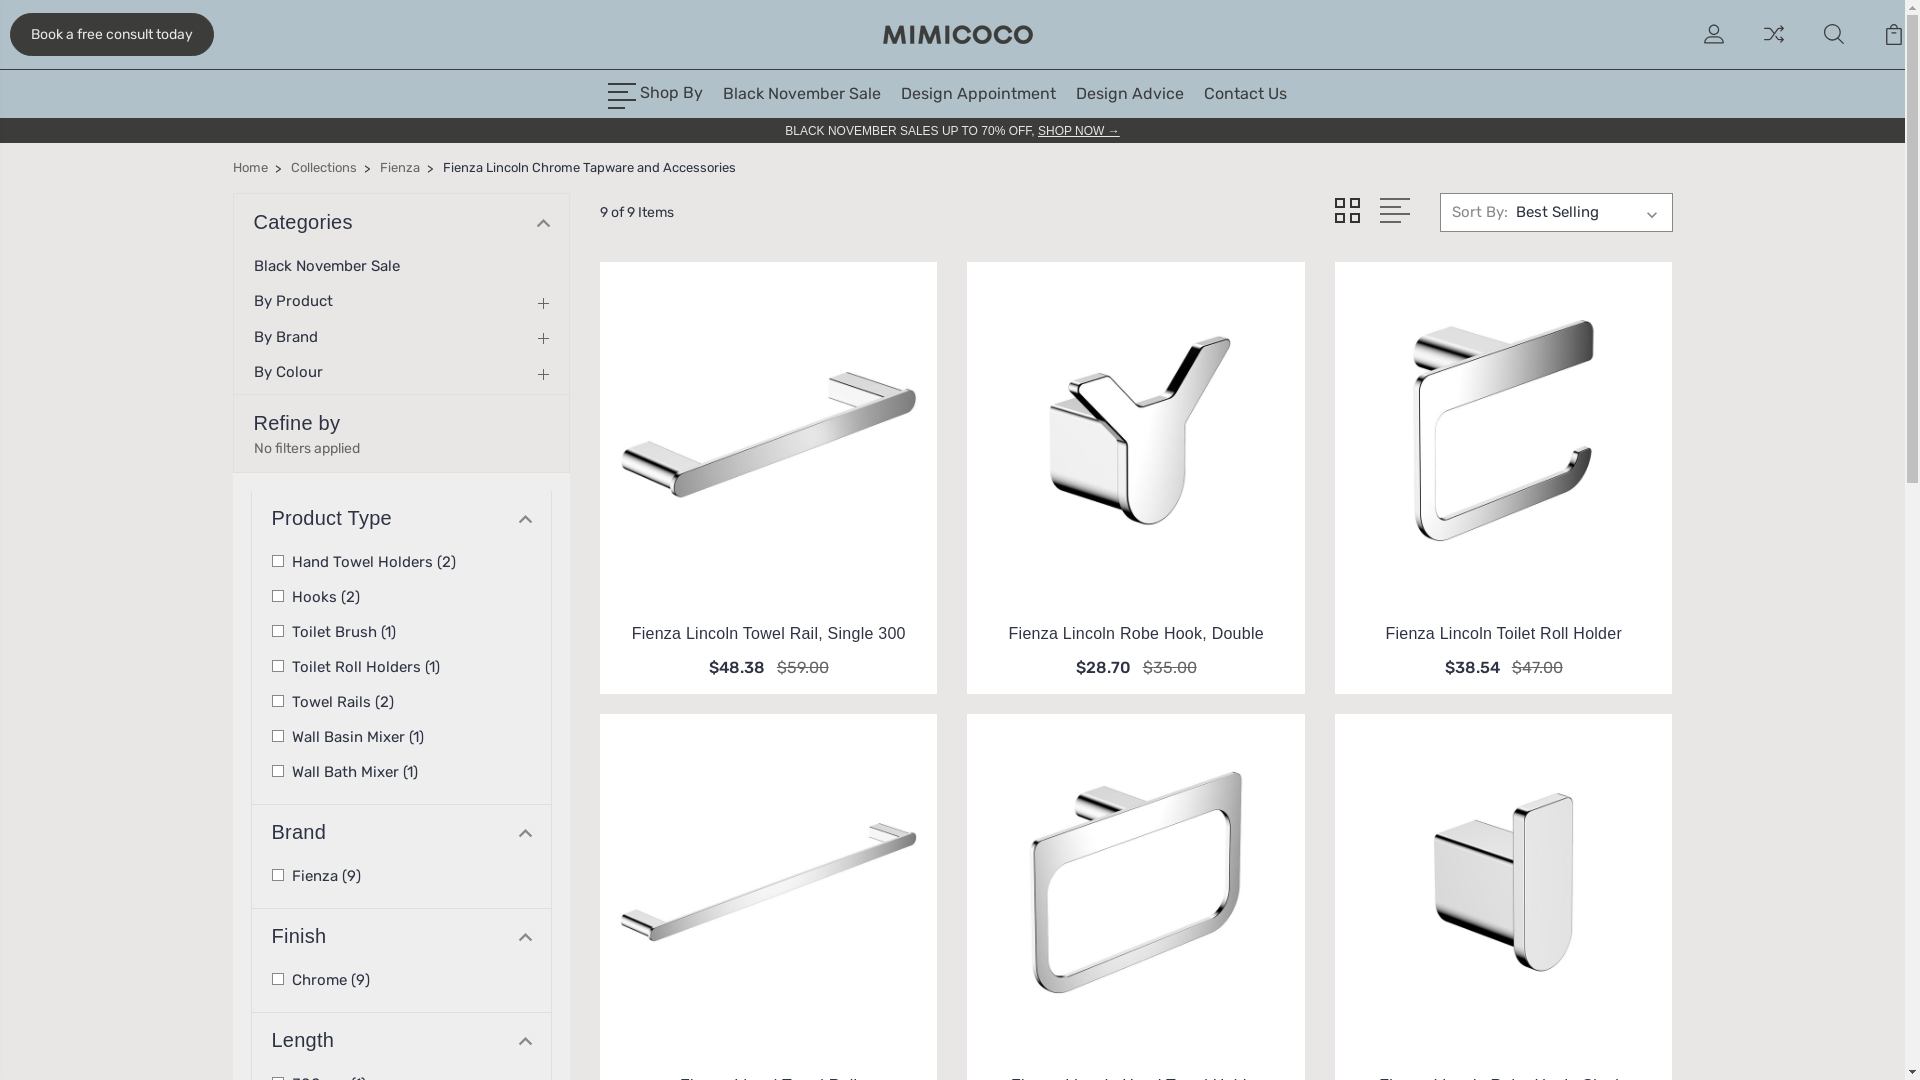 Image resolution: width=1920 pixels, height=1080 pixels. Describe the element at coordinates (1129, 93) in the screenshot. I see `'Design Advice'` at that location.